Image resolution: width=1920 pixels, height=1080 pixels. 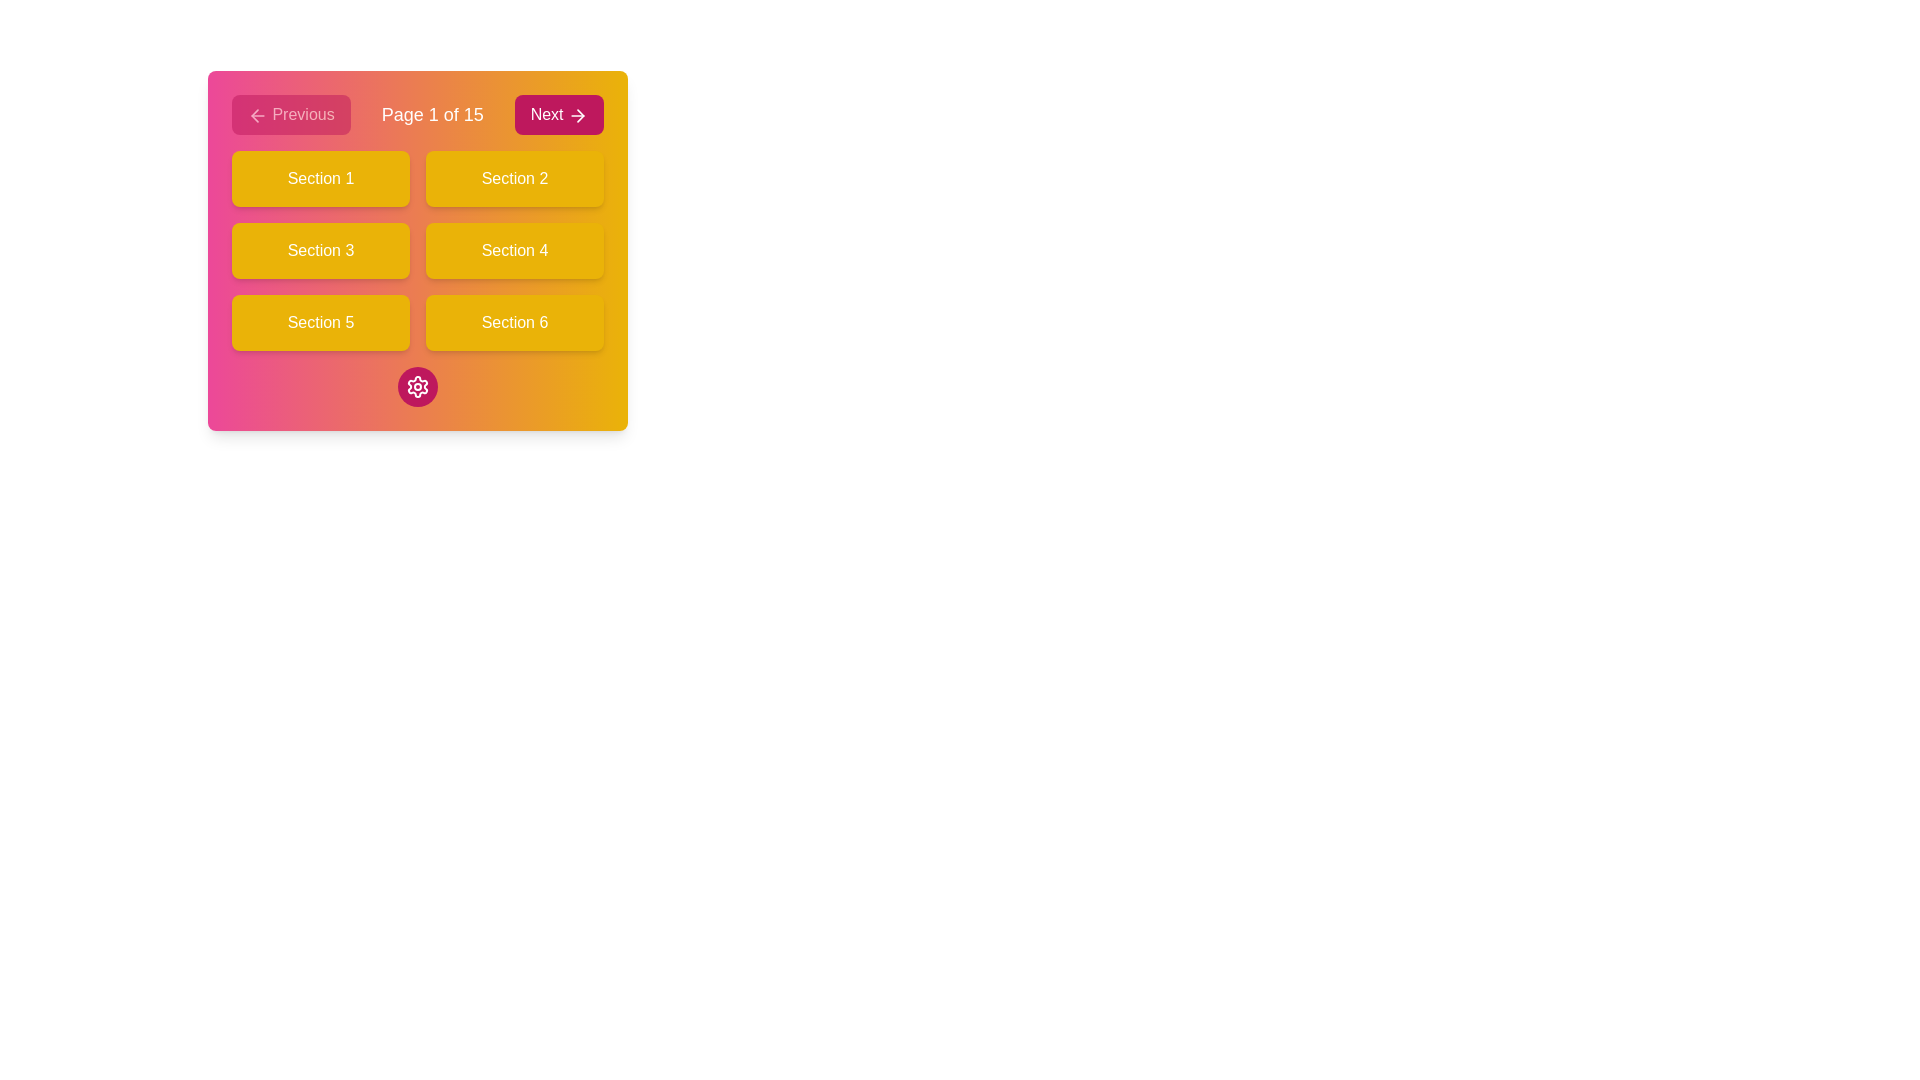 I want to click on the central section of the navigation grid layout, so click(x=416, y=249).